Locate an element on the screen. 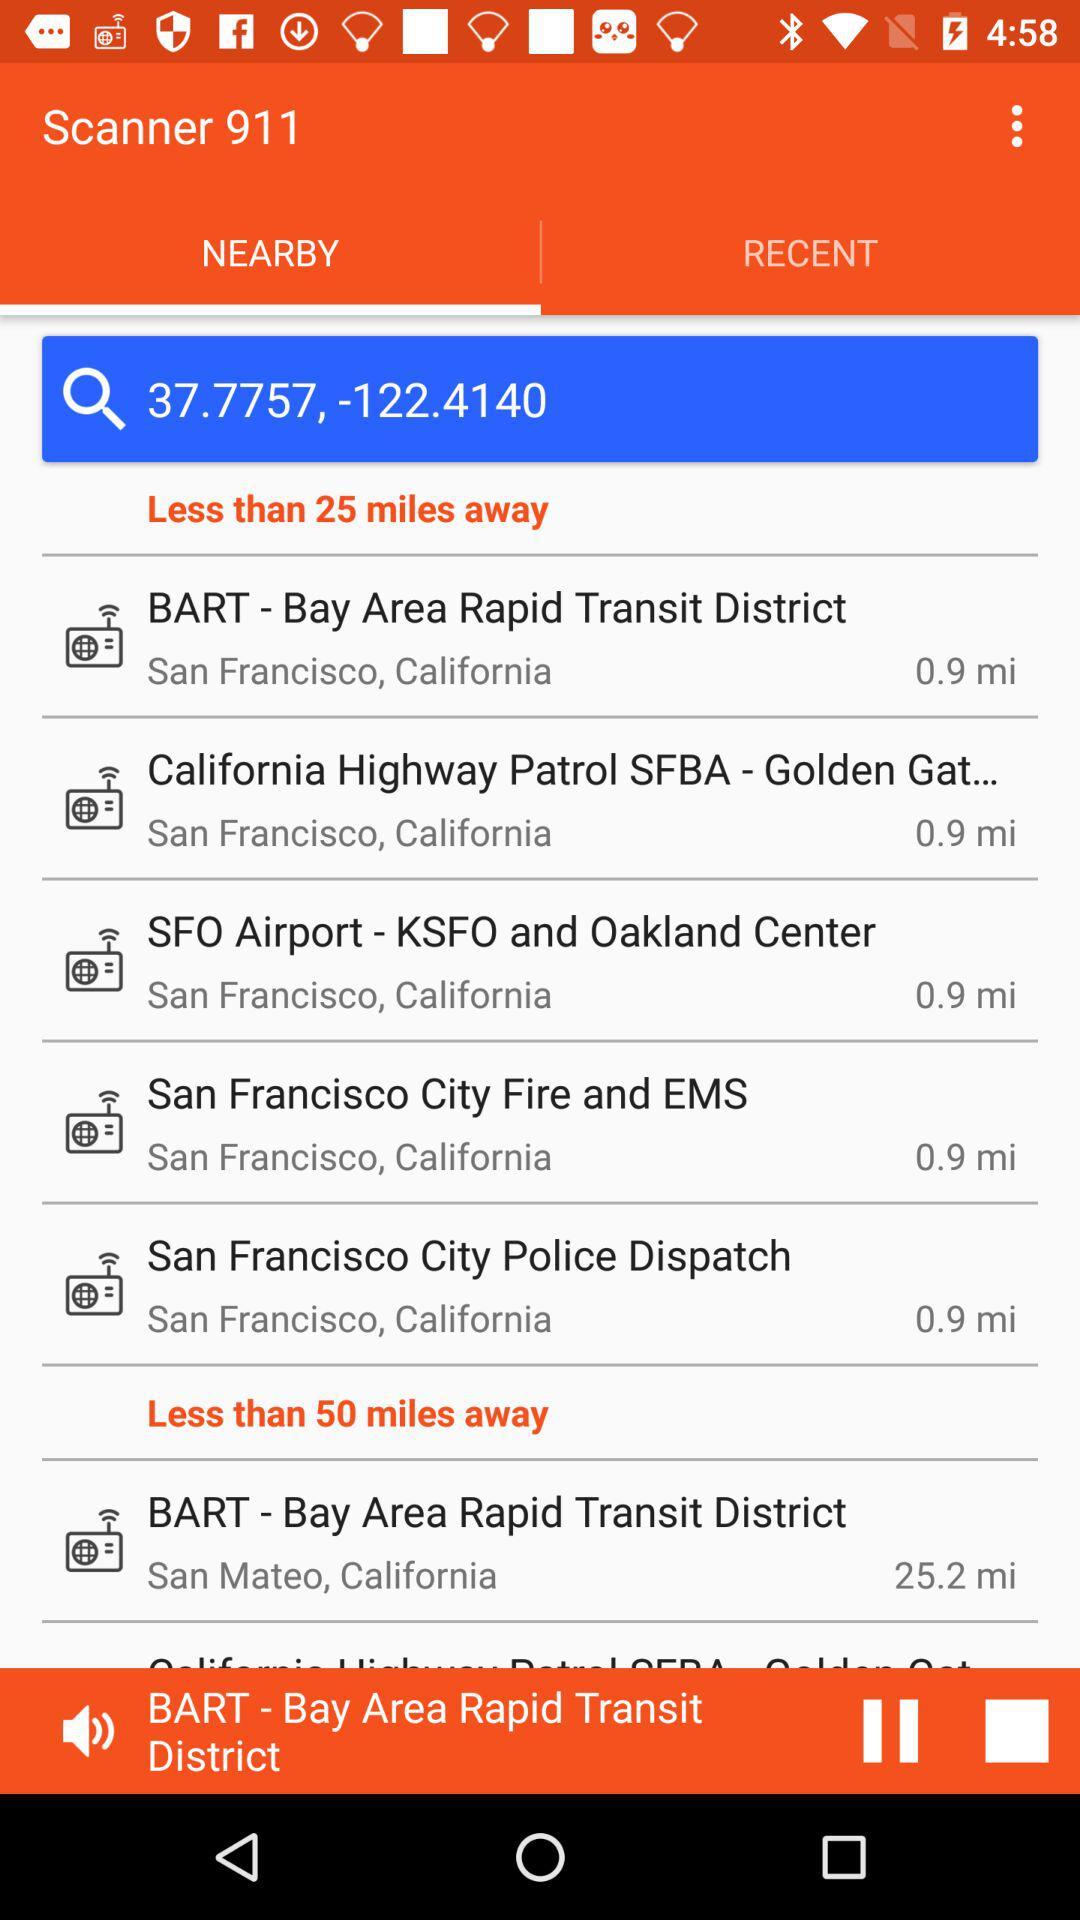 The image size is (1080, 1920). the pause icon is located at coordinates (890, 1730).